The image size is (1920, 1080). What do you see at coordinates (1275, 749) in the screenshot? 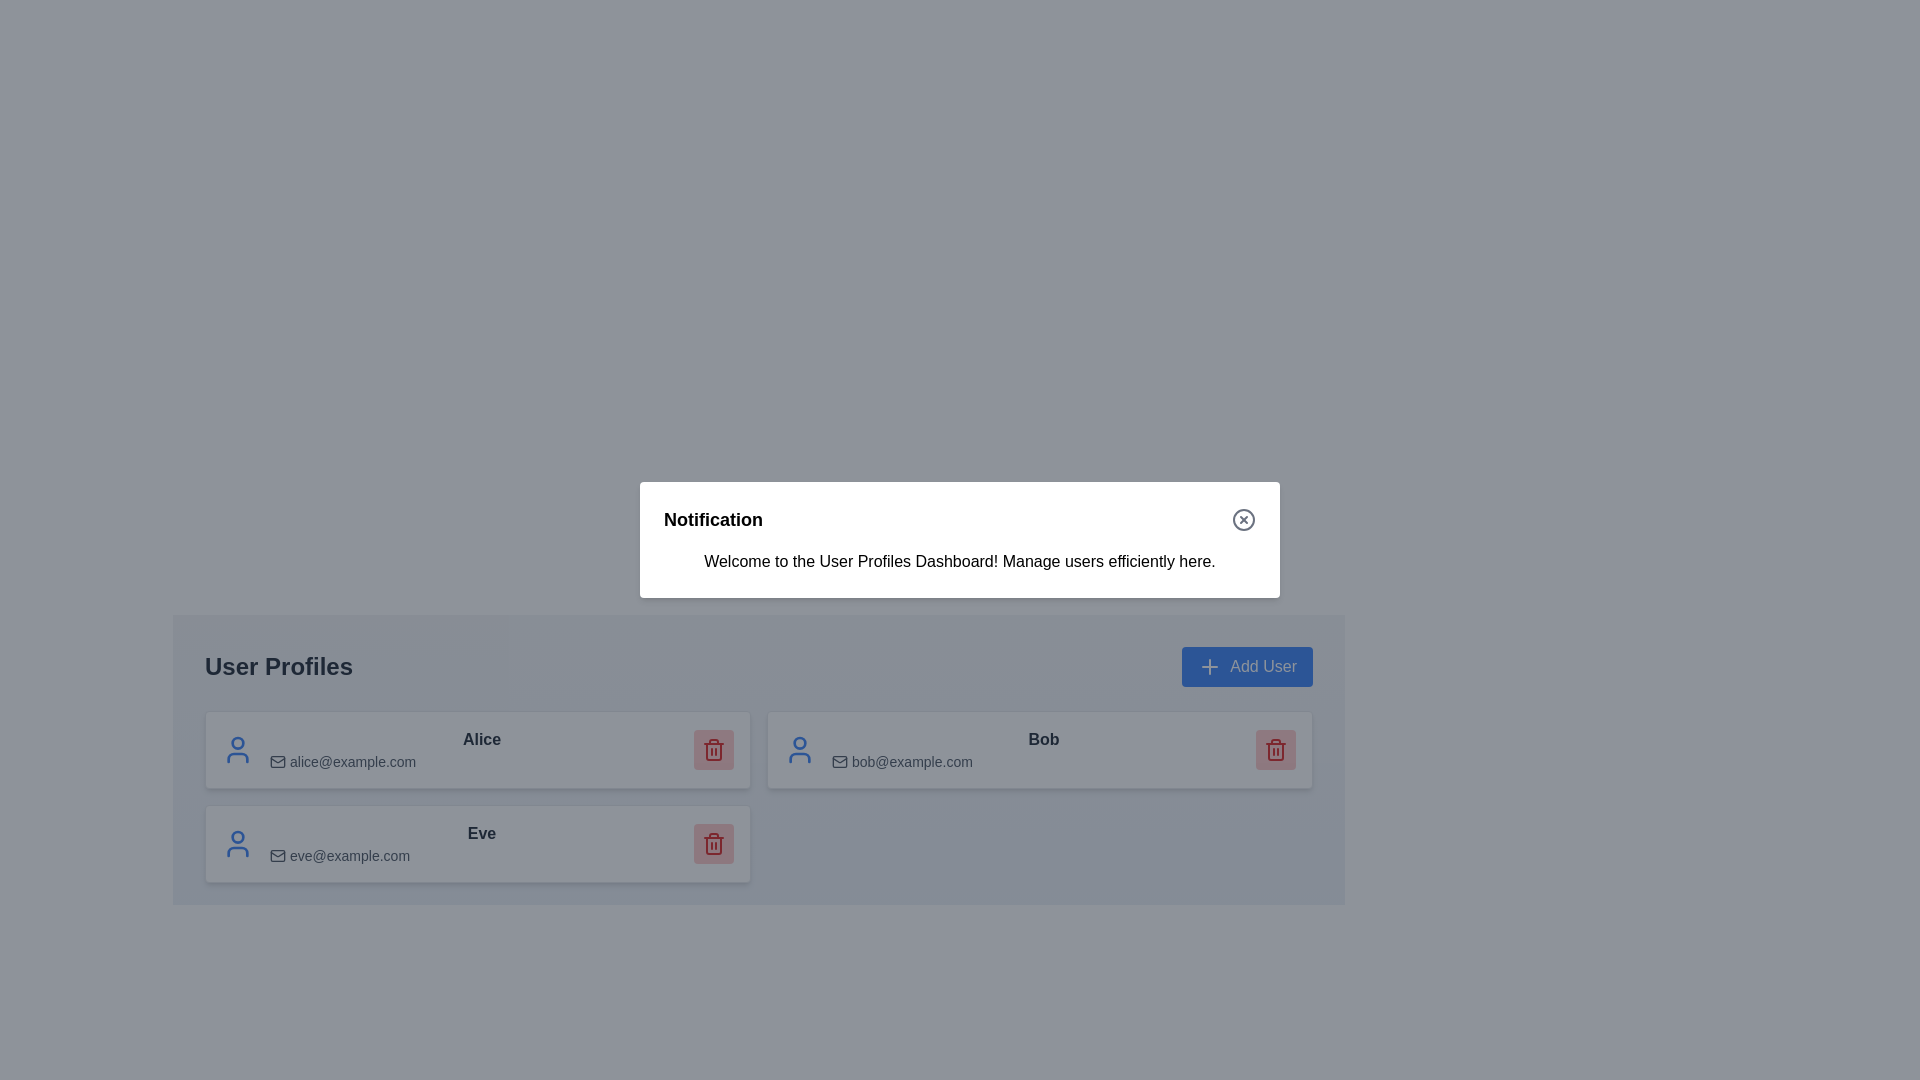
I see `the Delete button with an icon for the user profile of 'Bob'` at bounding box center [1275, 749].